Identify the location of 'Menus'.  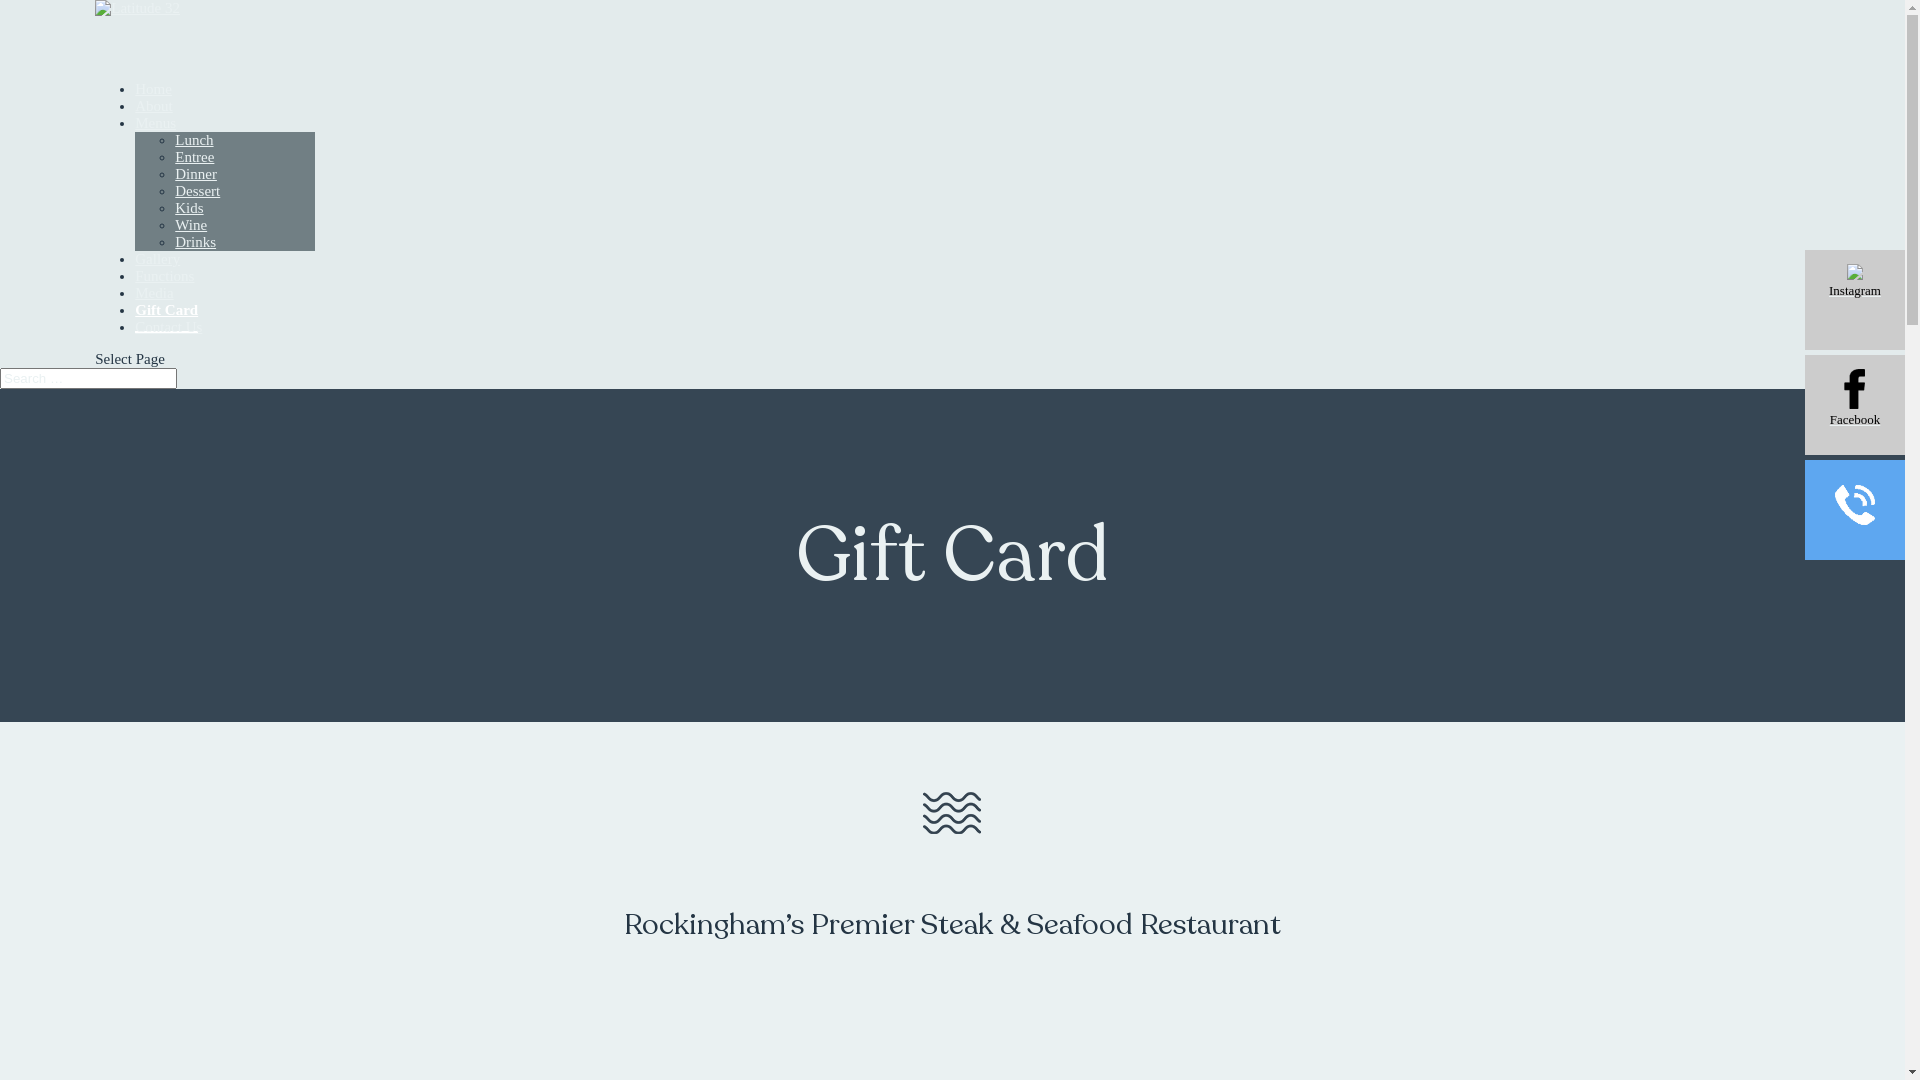
(154, 146).